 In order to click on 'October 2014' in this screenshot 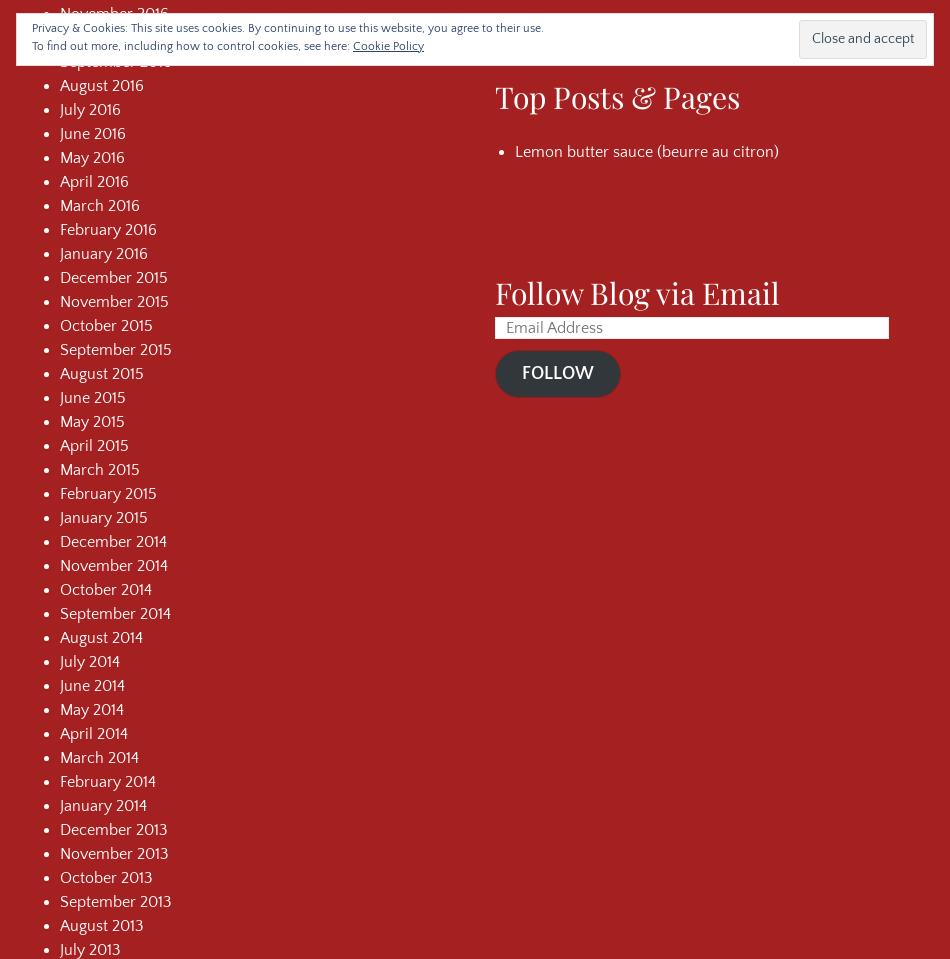, I will do `click(60, 588)`.